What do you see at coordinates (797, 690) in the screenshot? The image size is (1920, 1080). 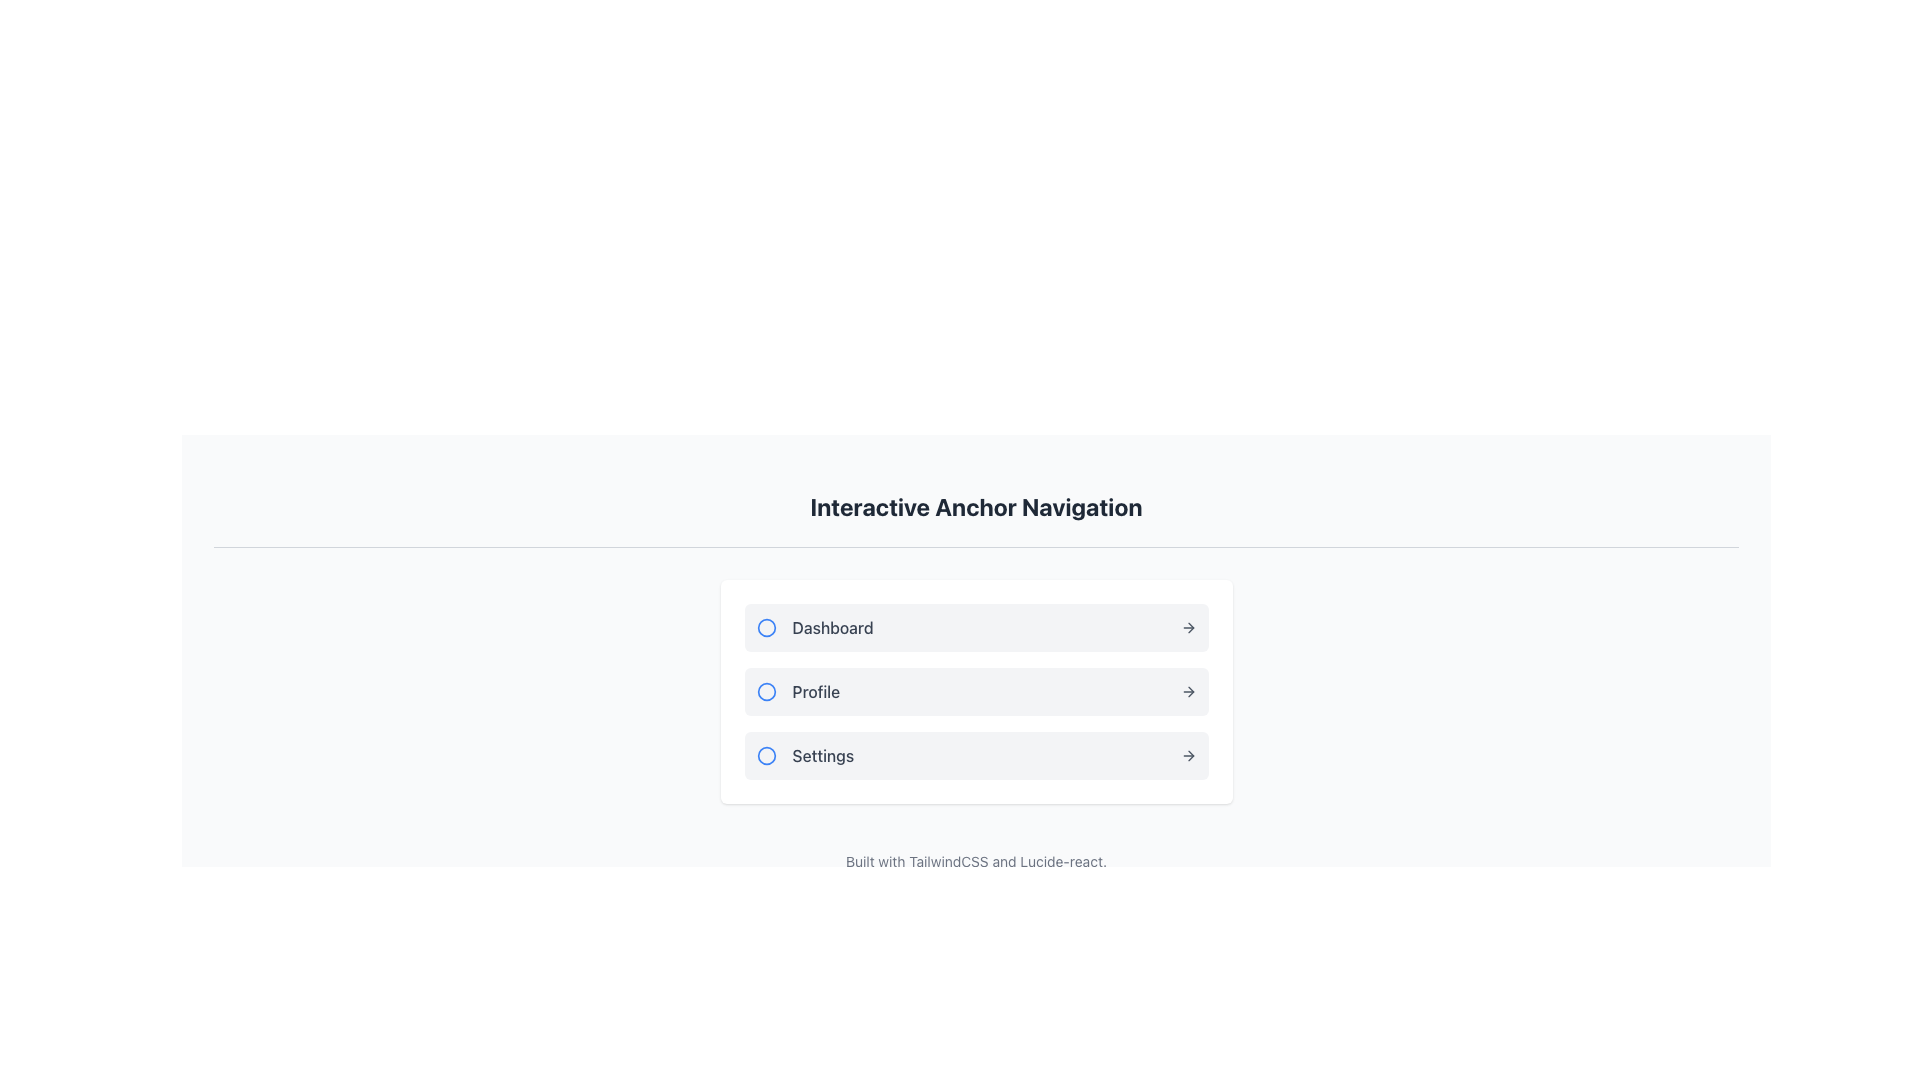 I see `the 'Profile' text label in the navigation menu` at bounding box center [797, 690].